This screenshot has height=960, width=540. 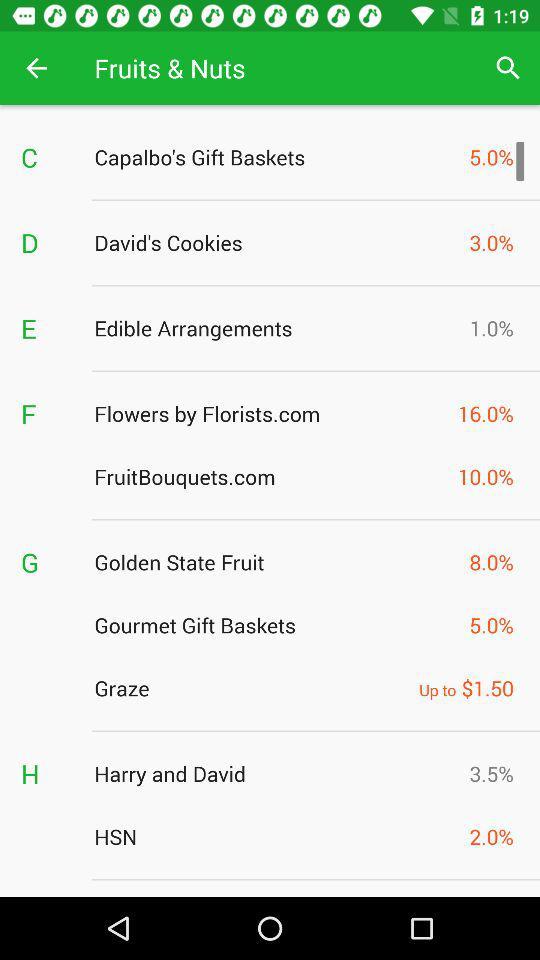 I want to click on the flowers by florists, so click(x=270, y=412).